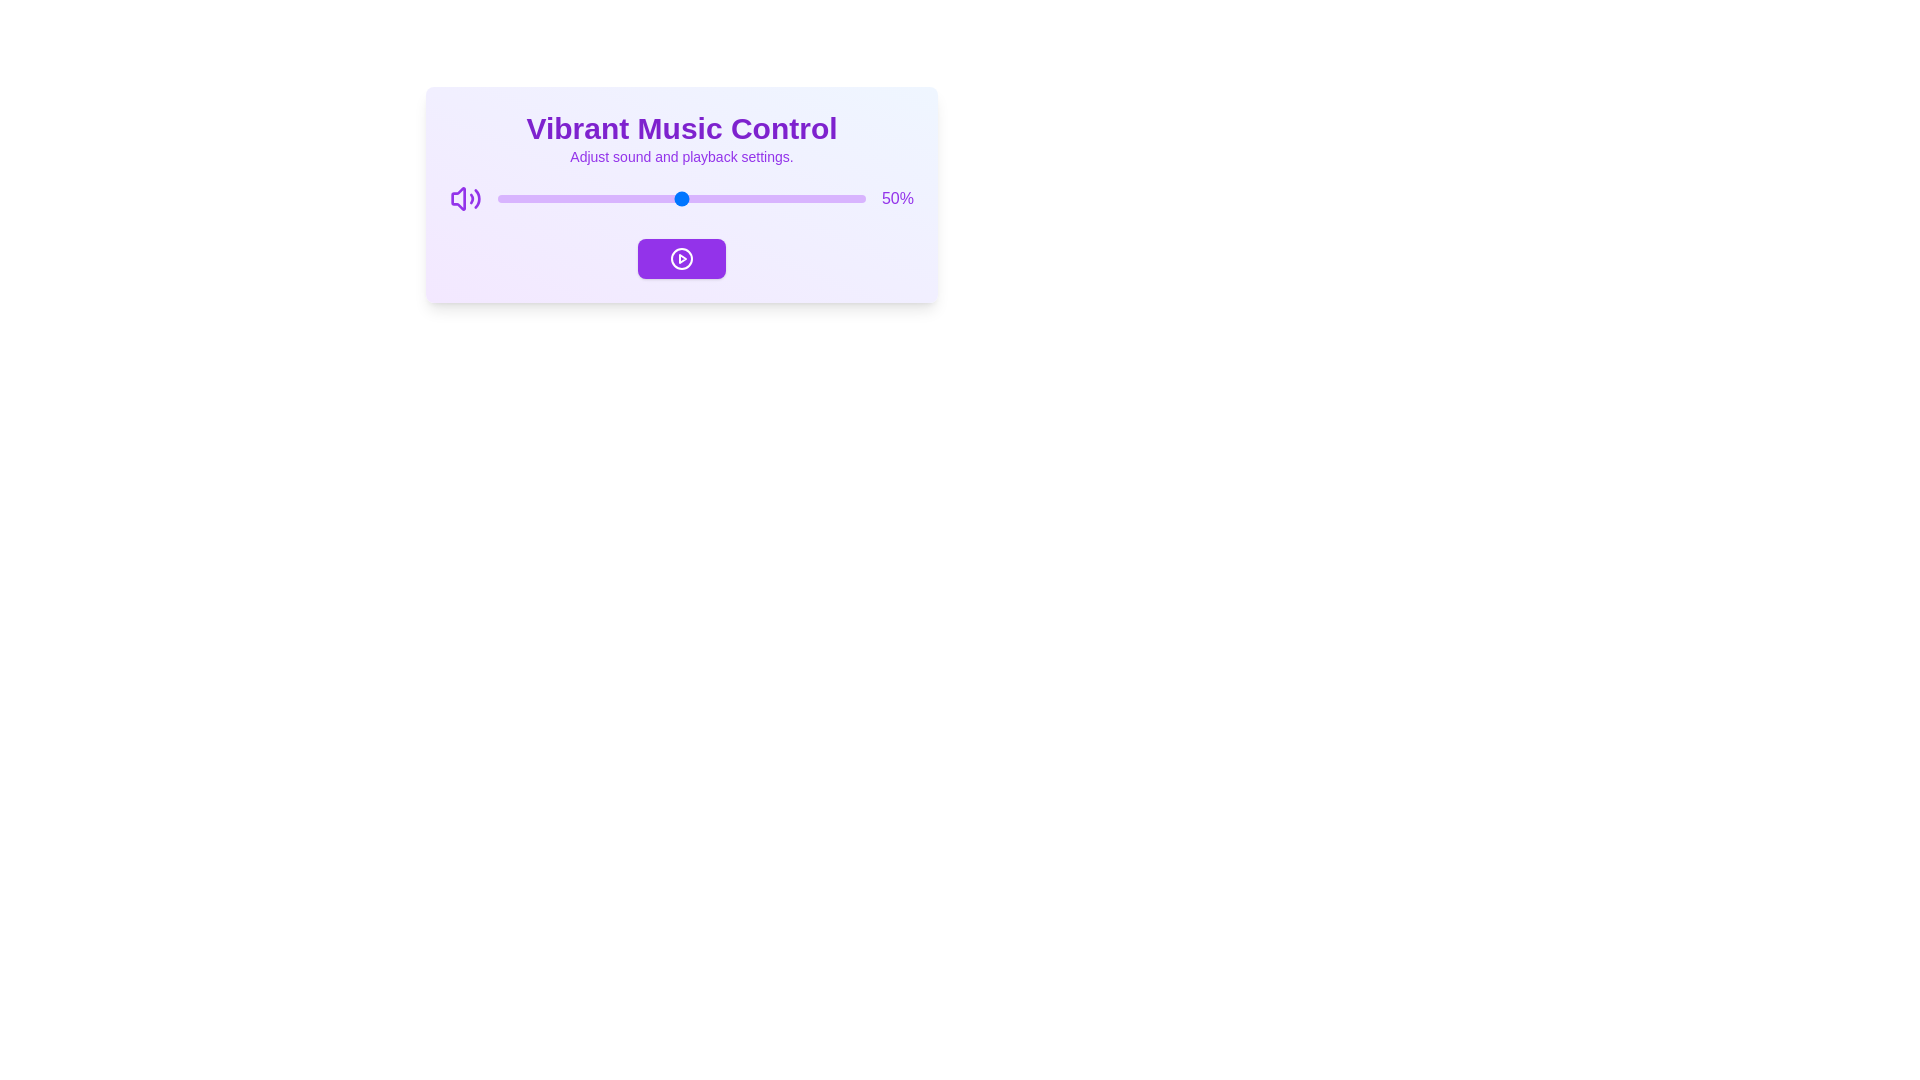 The width and height of the screenshot is (1920, 1080). I want to click on the volume slider to 11%, so click(538, 199).